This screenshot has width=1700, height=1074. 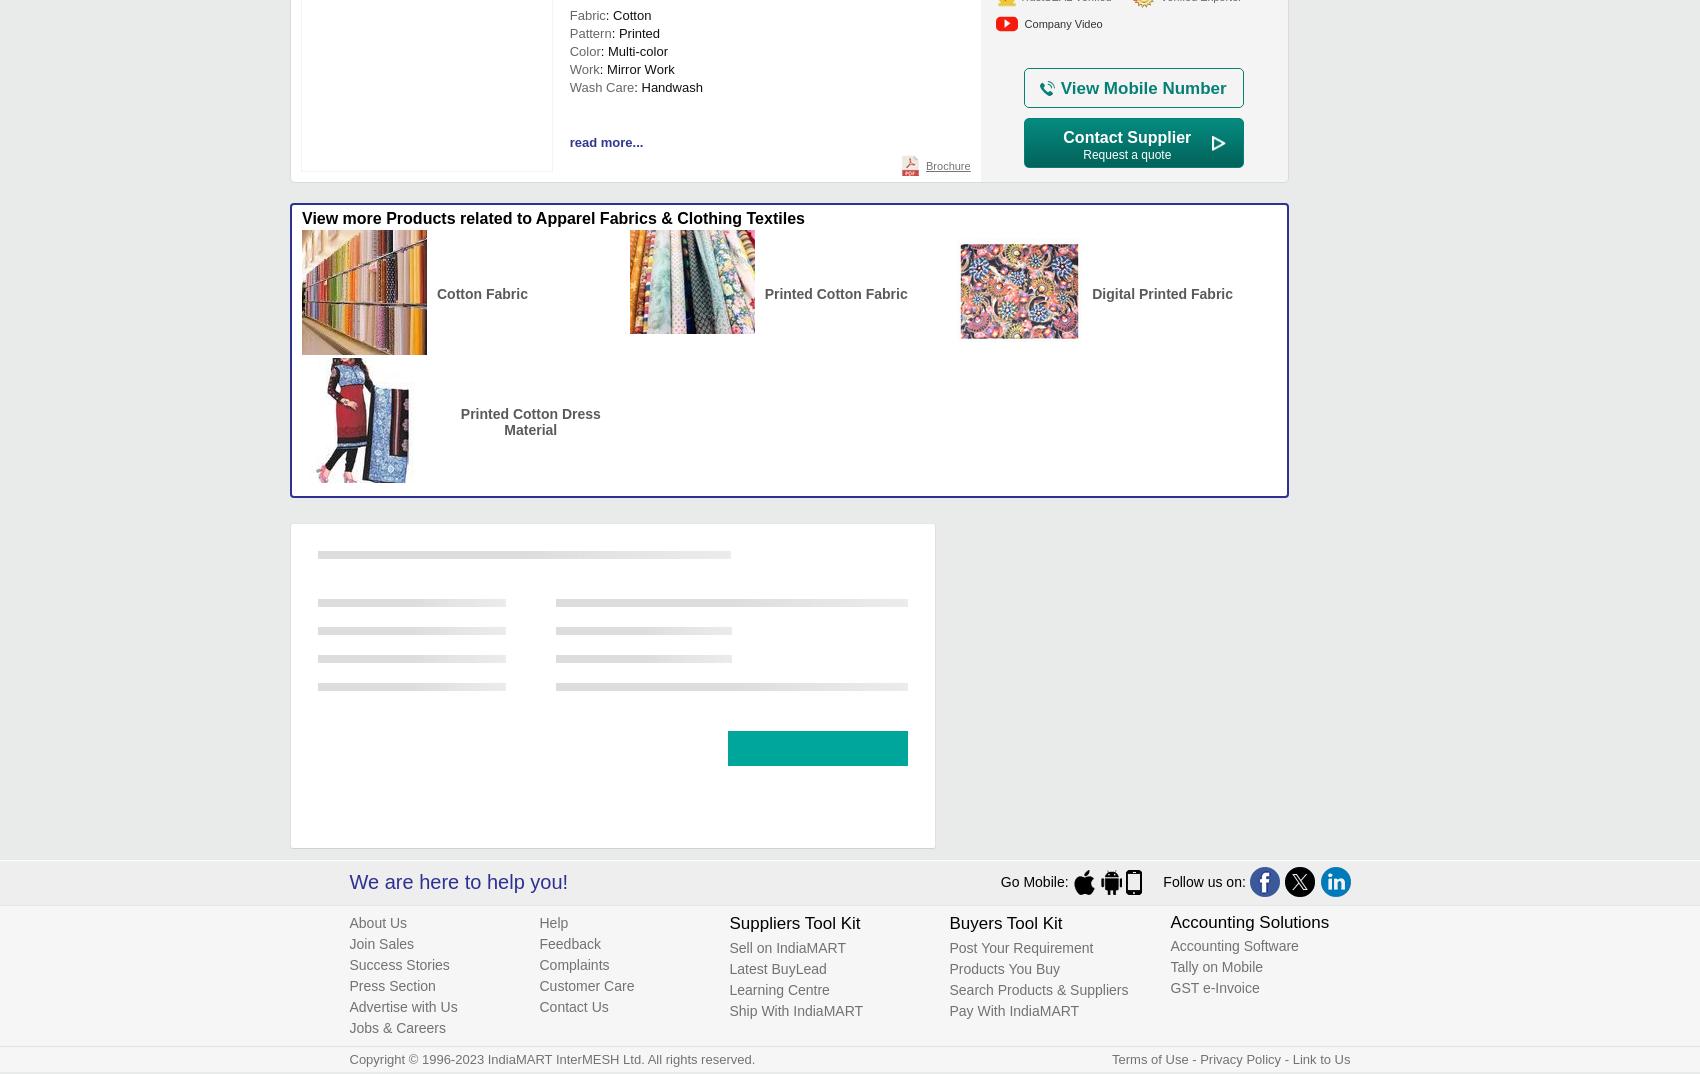 I want to click on 'Usage/Application', so click(x=620, y=254).